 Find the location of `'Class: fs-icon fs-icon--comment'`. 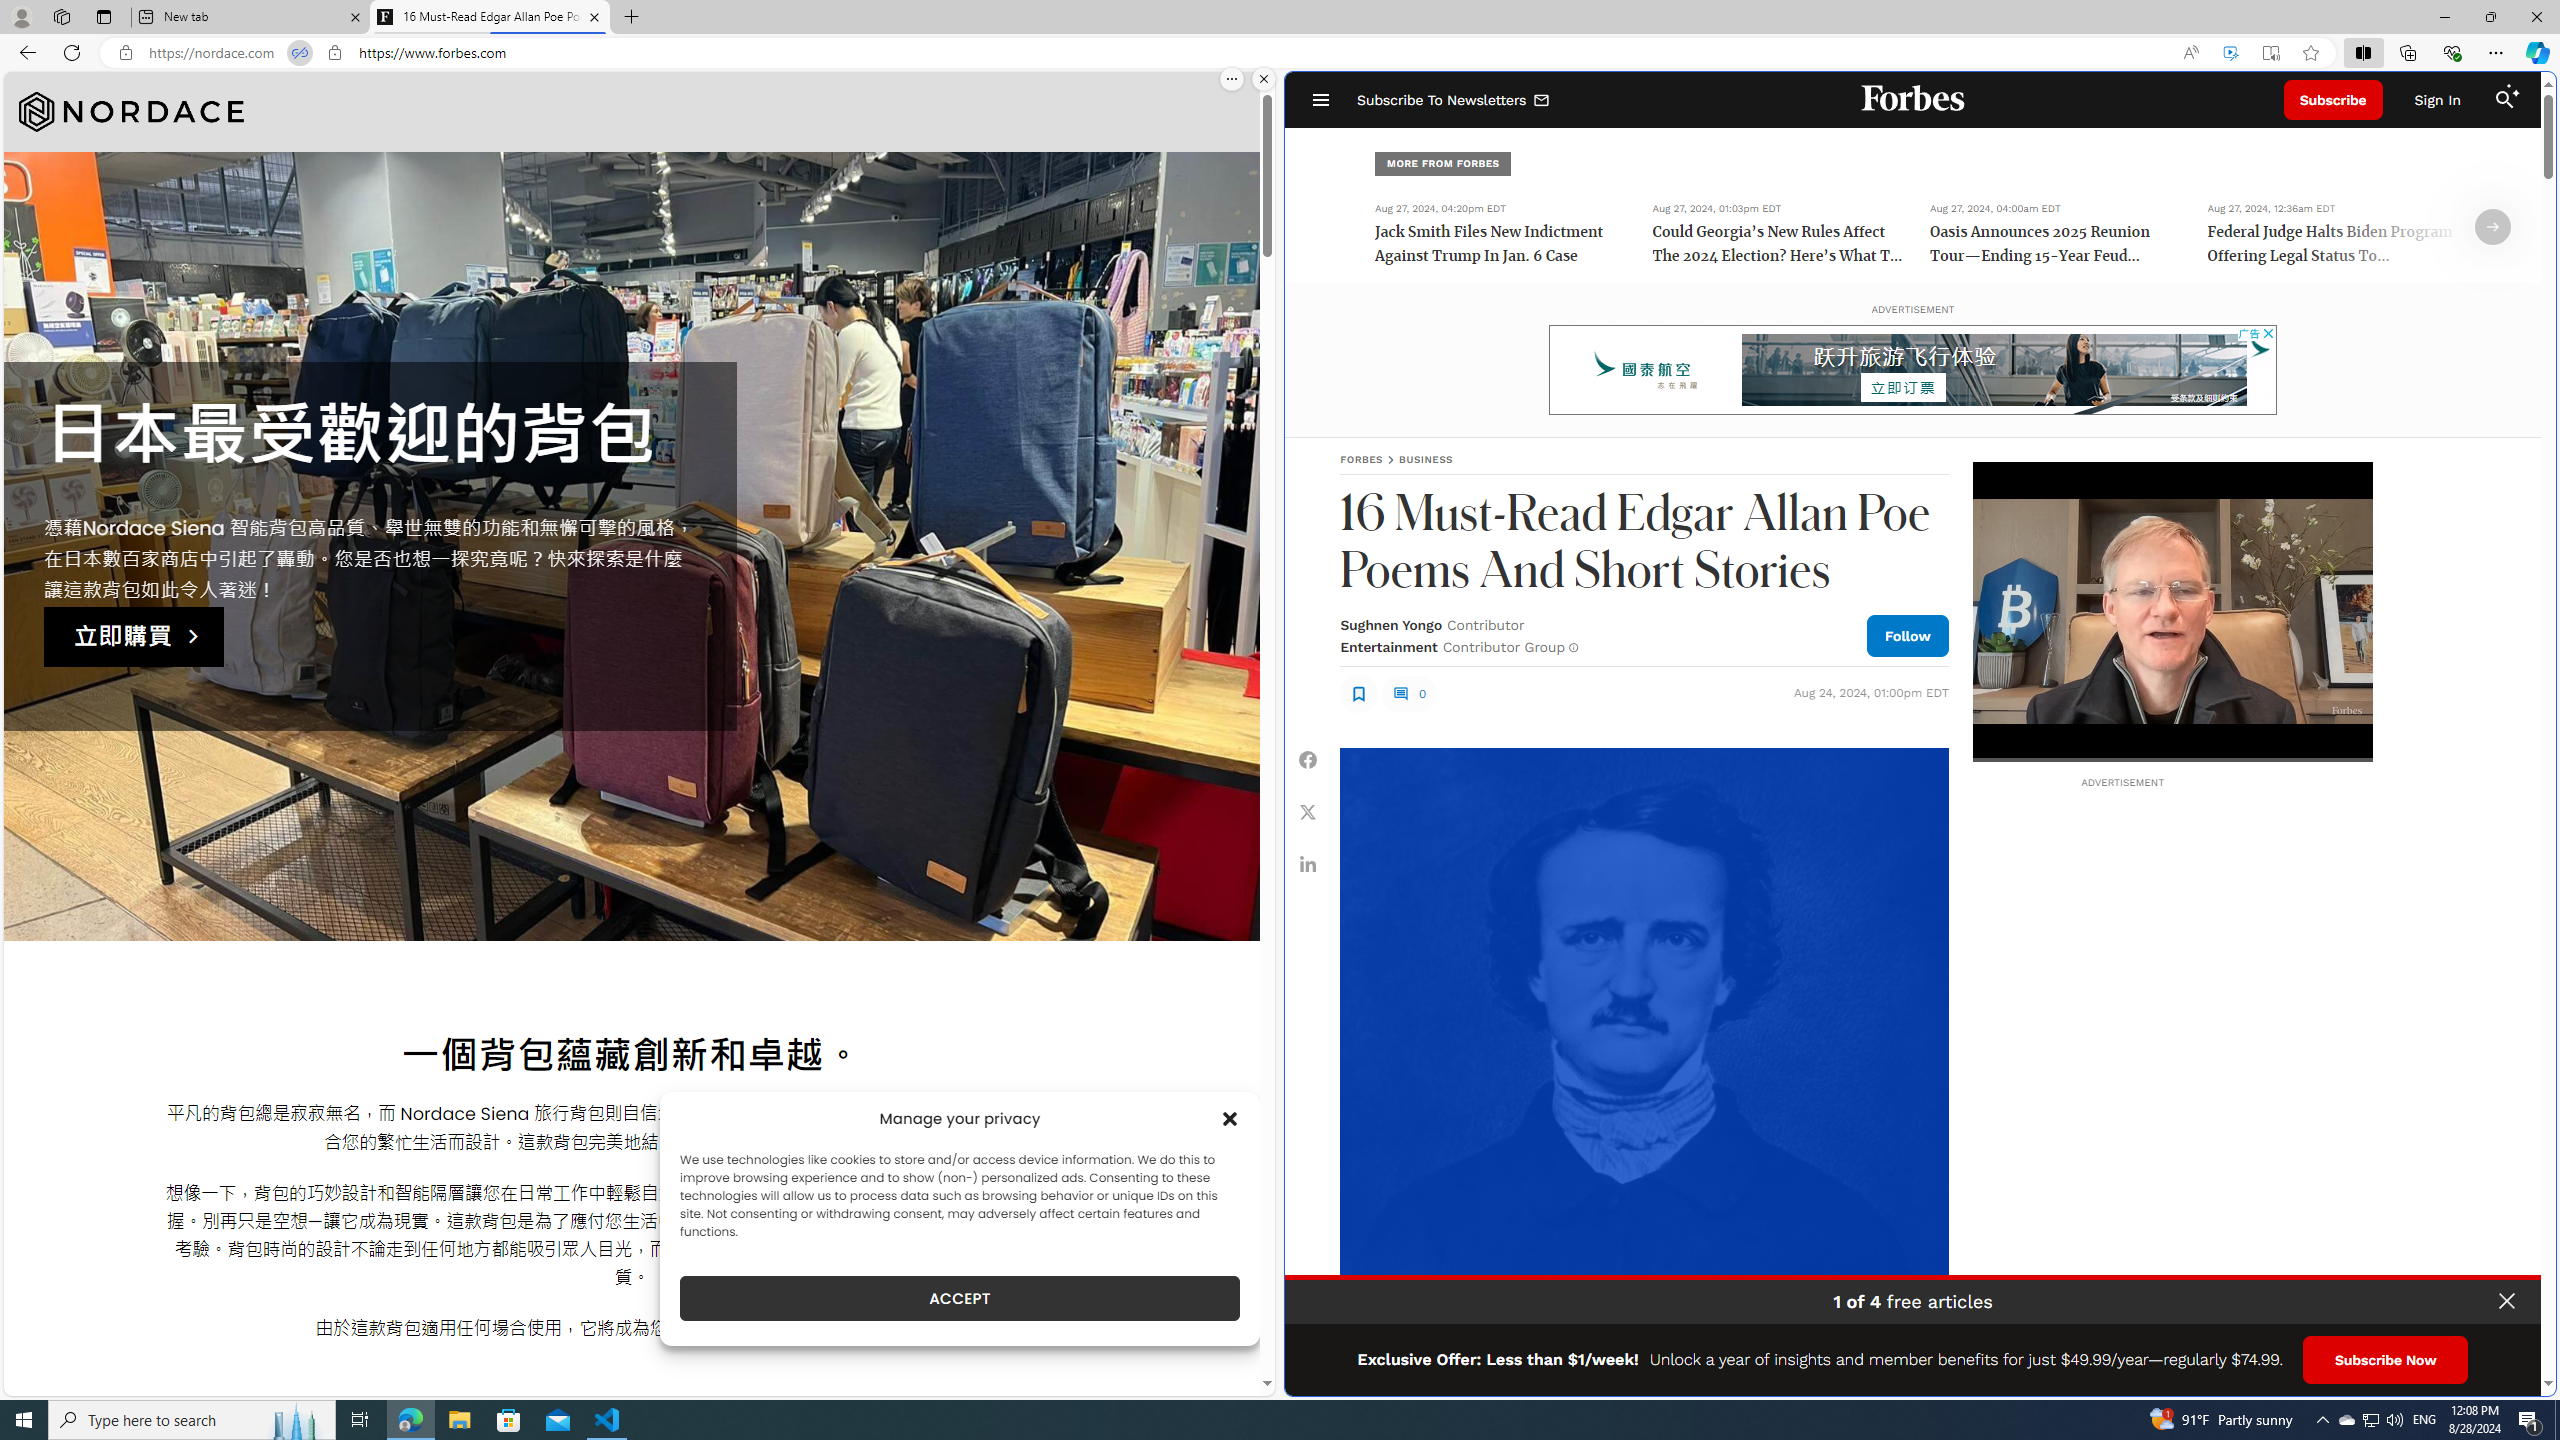

'Class: fs-icon fs-icon--comment' is located at coordinates (1399, 693).